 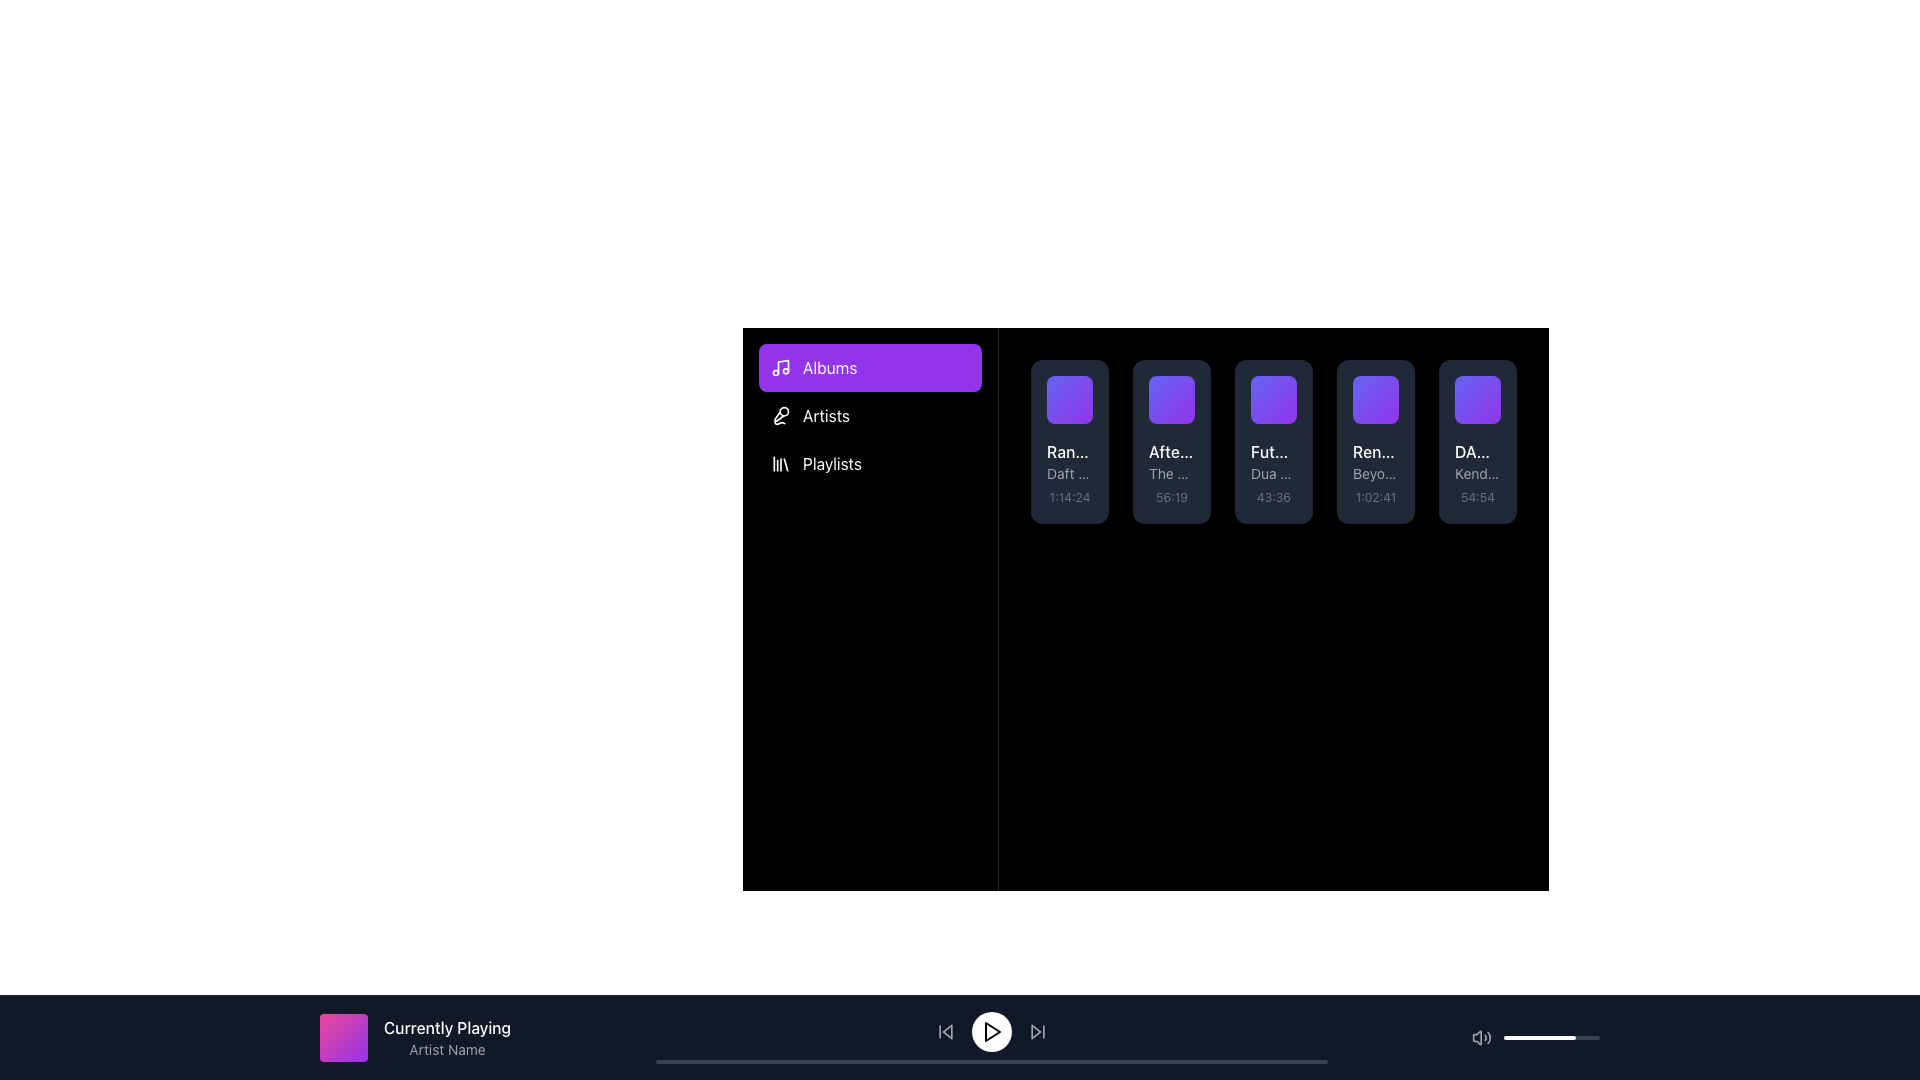 What do you see at coordinates (944, 1032) in the screenshot?
I see `the backward skip button icon located at the bottom center of the interface` at bounding box center [944, 1032].